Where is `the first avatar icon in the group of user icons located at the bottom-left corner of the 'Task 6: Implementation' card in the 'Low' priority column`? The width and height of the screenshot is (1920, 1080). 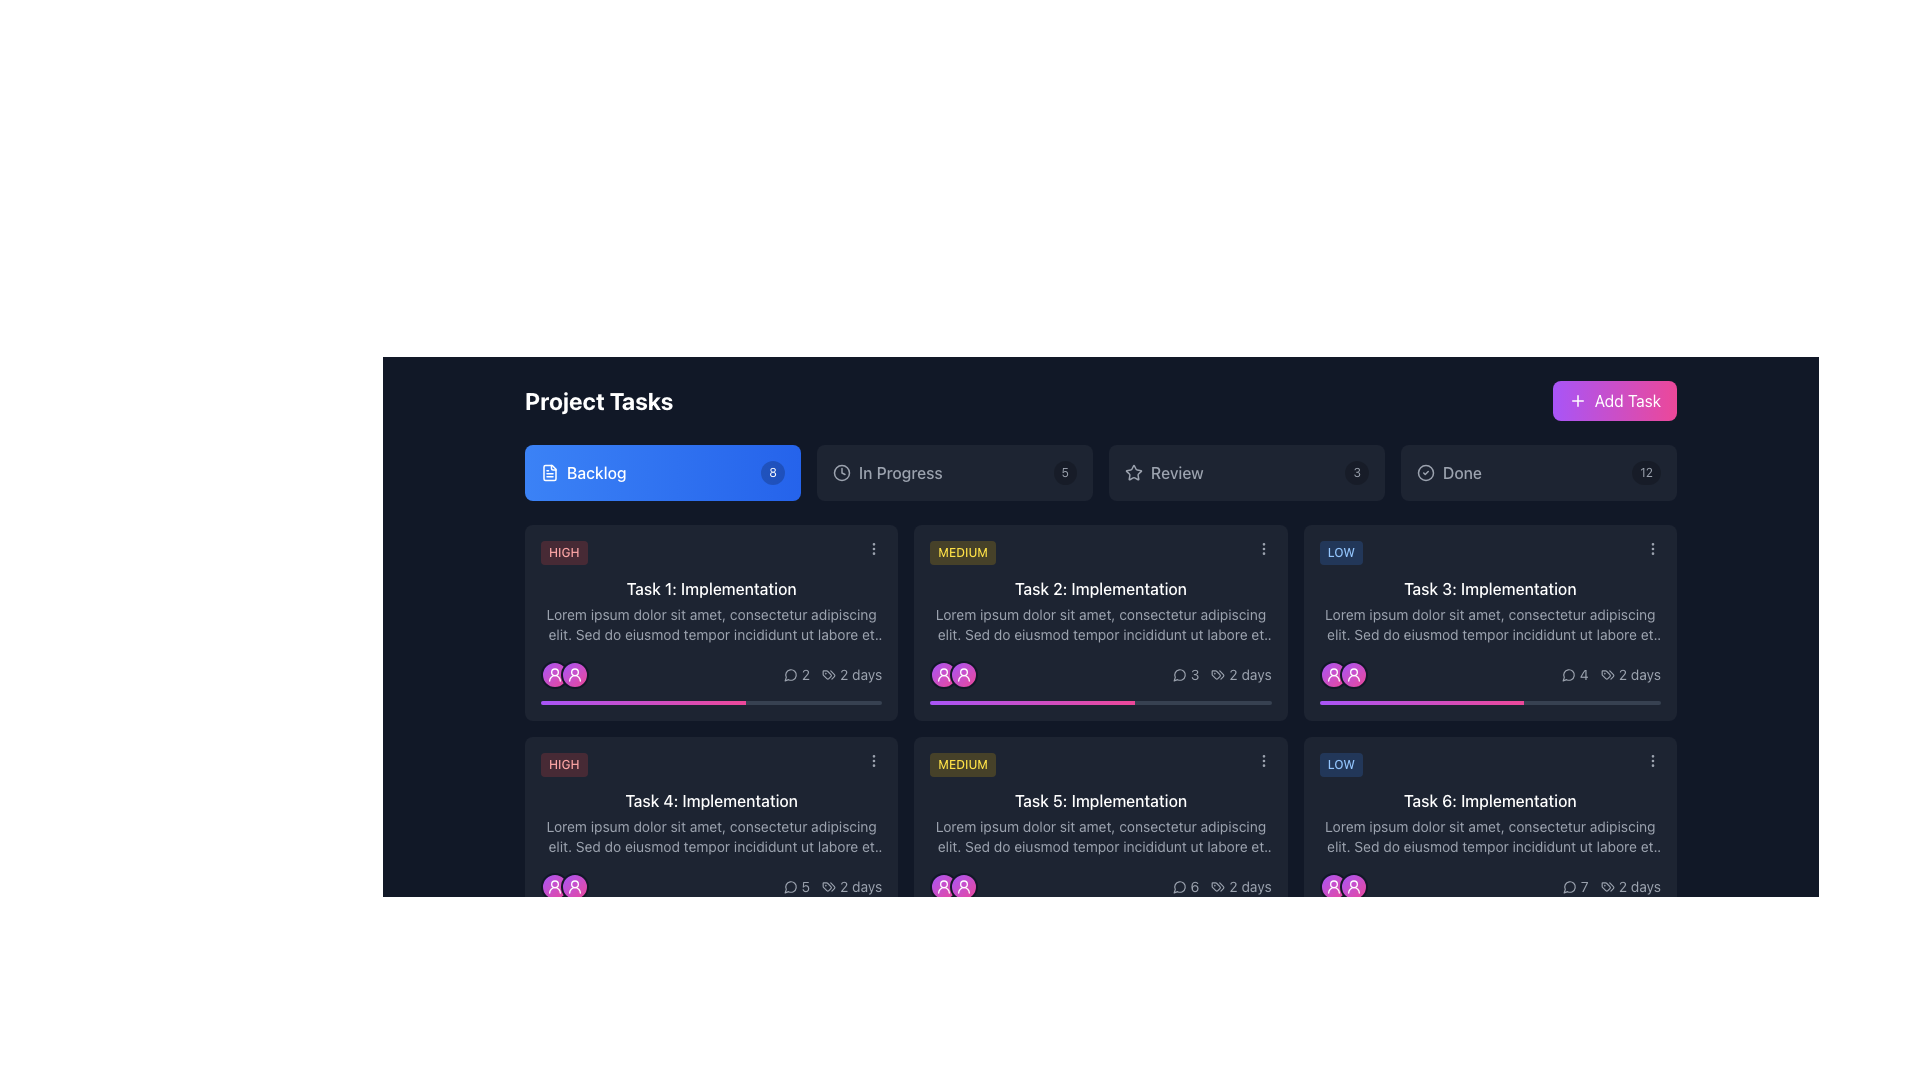 the first avatar icon in the group of user icons located at the bottom-left corner of the 'Task 6: Implementation' card in the 'Low' priority column is located at coordinates (1333, 886).